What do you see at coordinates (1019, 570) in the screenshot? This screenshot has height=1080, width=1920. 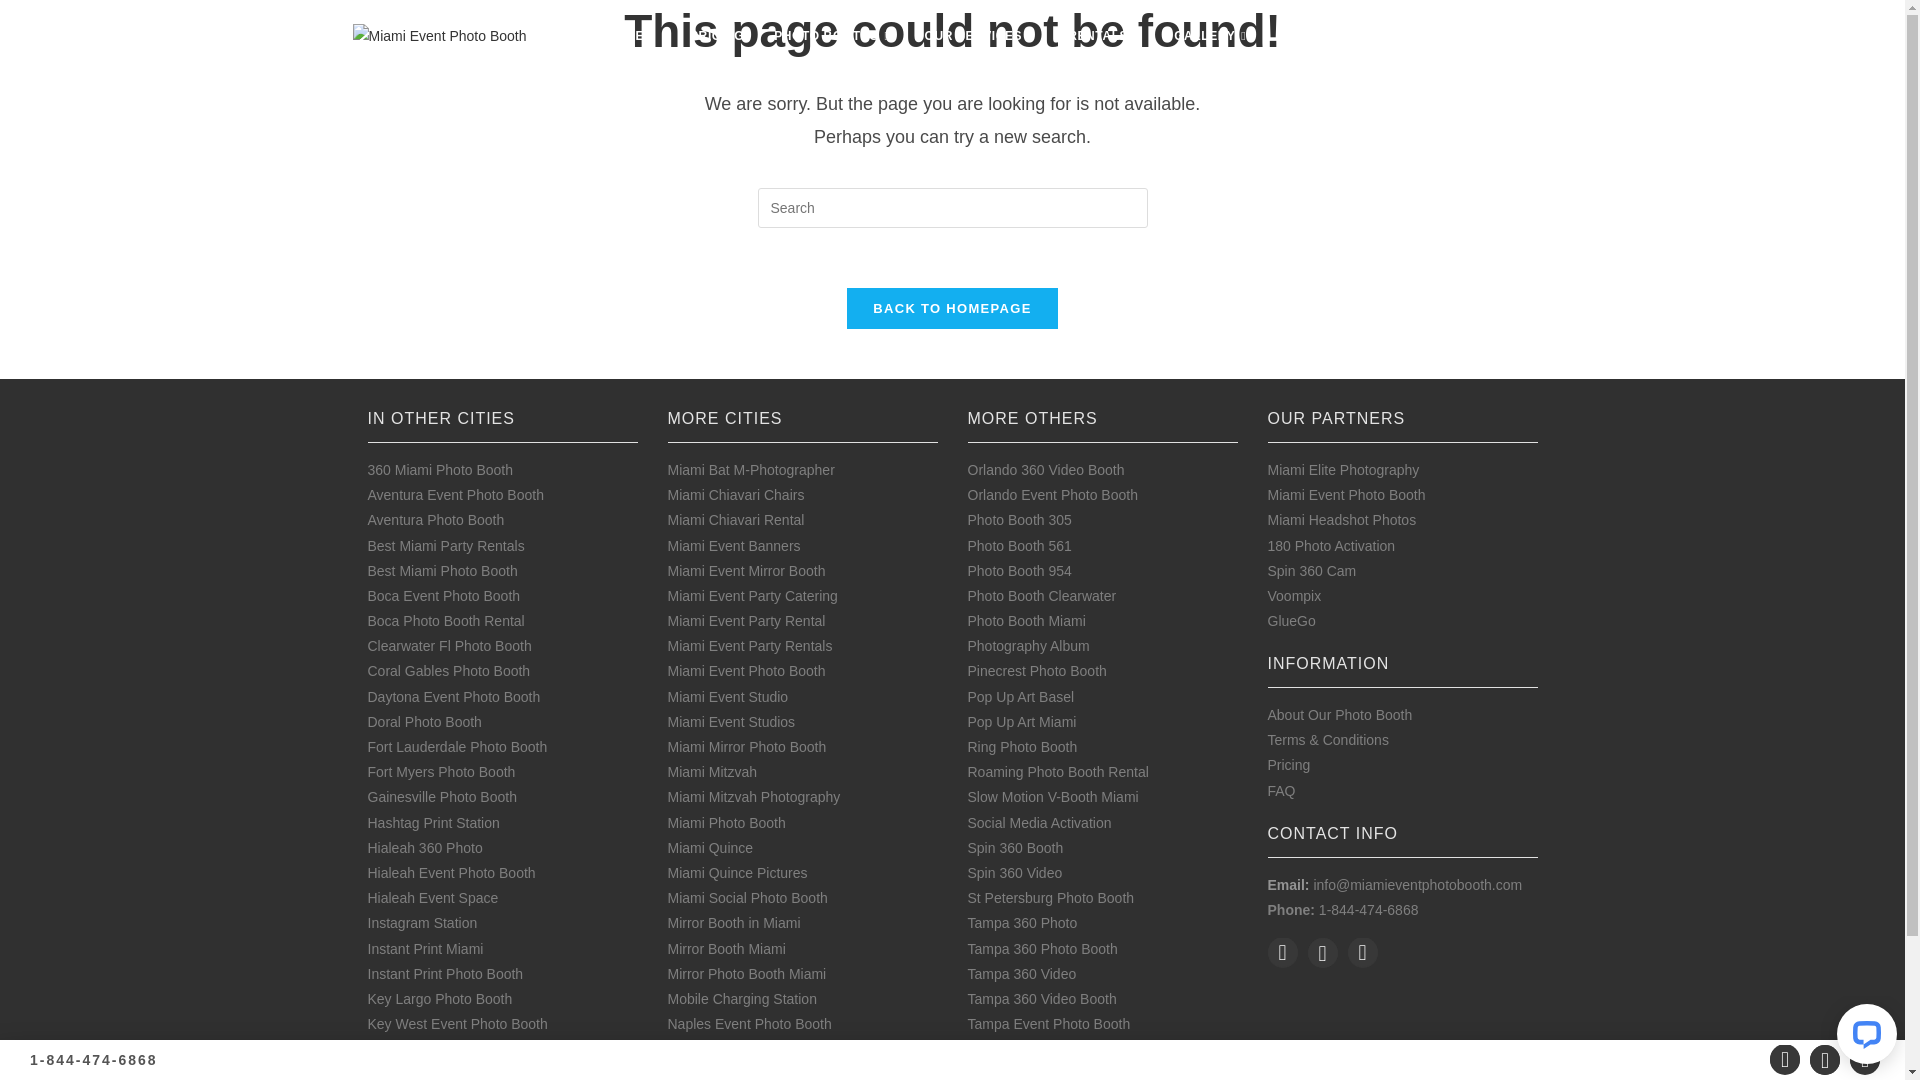 I see `'Photo Booth 954'` at bounding box center [1019, 570].